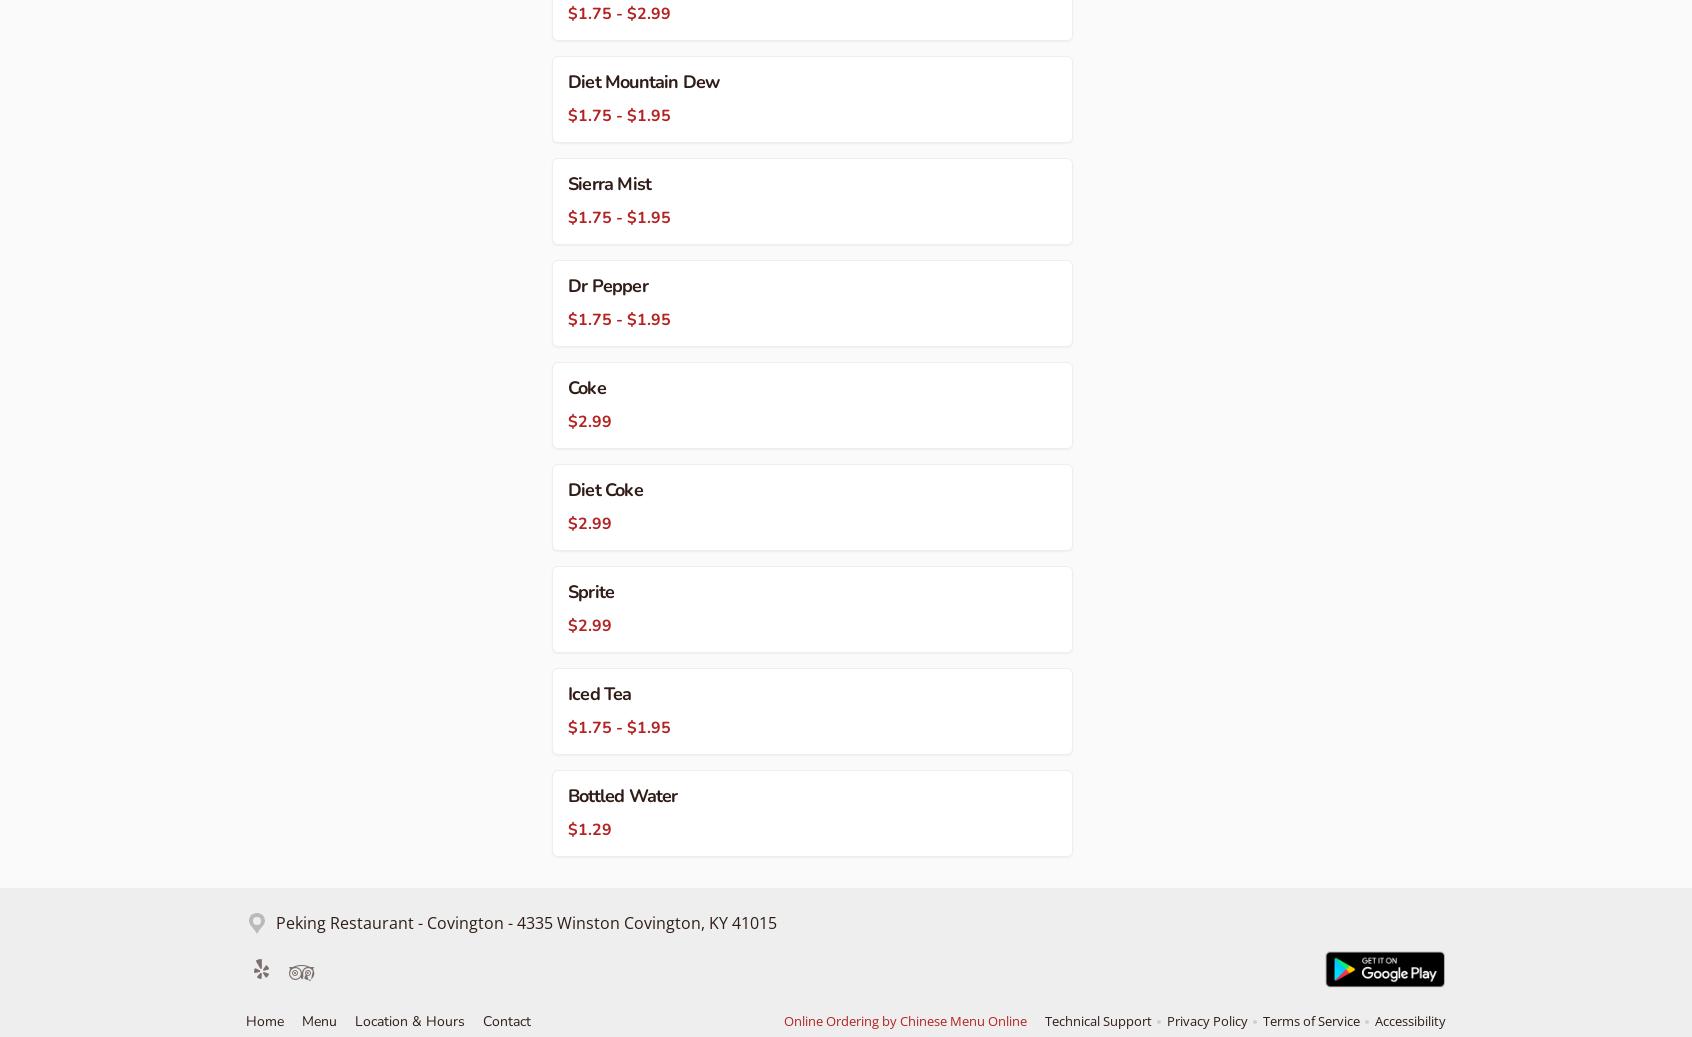 Image resolution: width=1692 pixels, height=1037 pixels. I want to click on 'Iced Tea', so click(598, 693).